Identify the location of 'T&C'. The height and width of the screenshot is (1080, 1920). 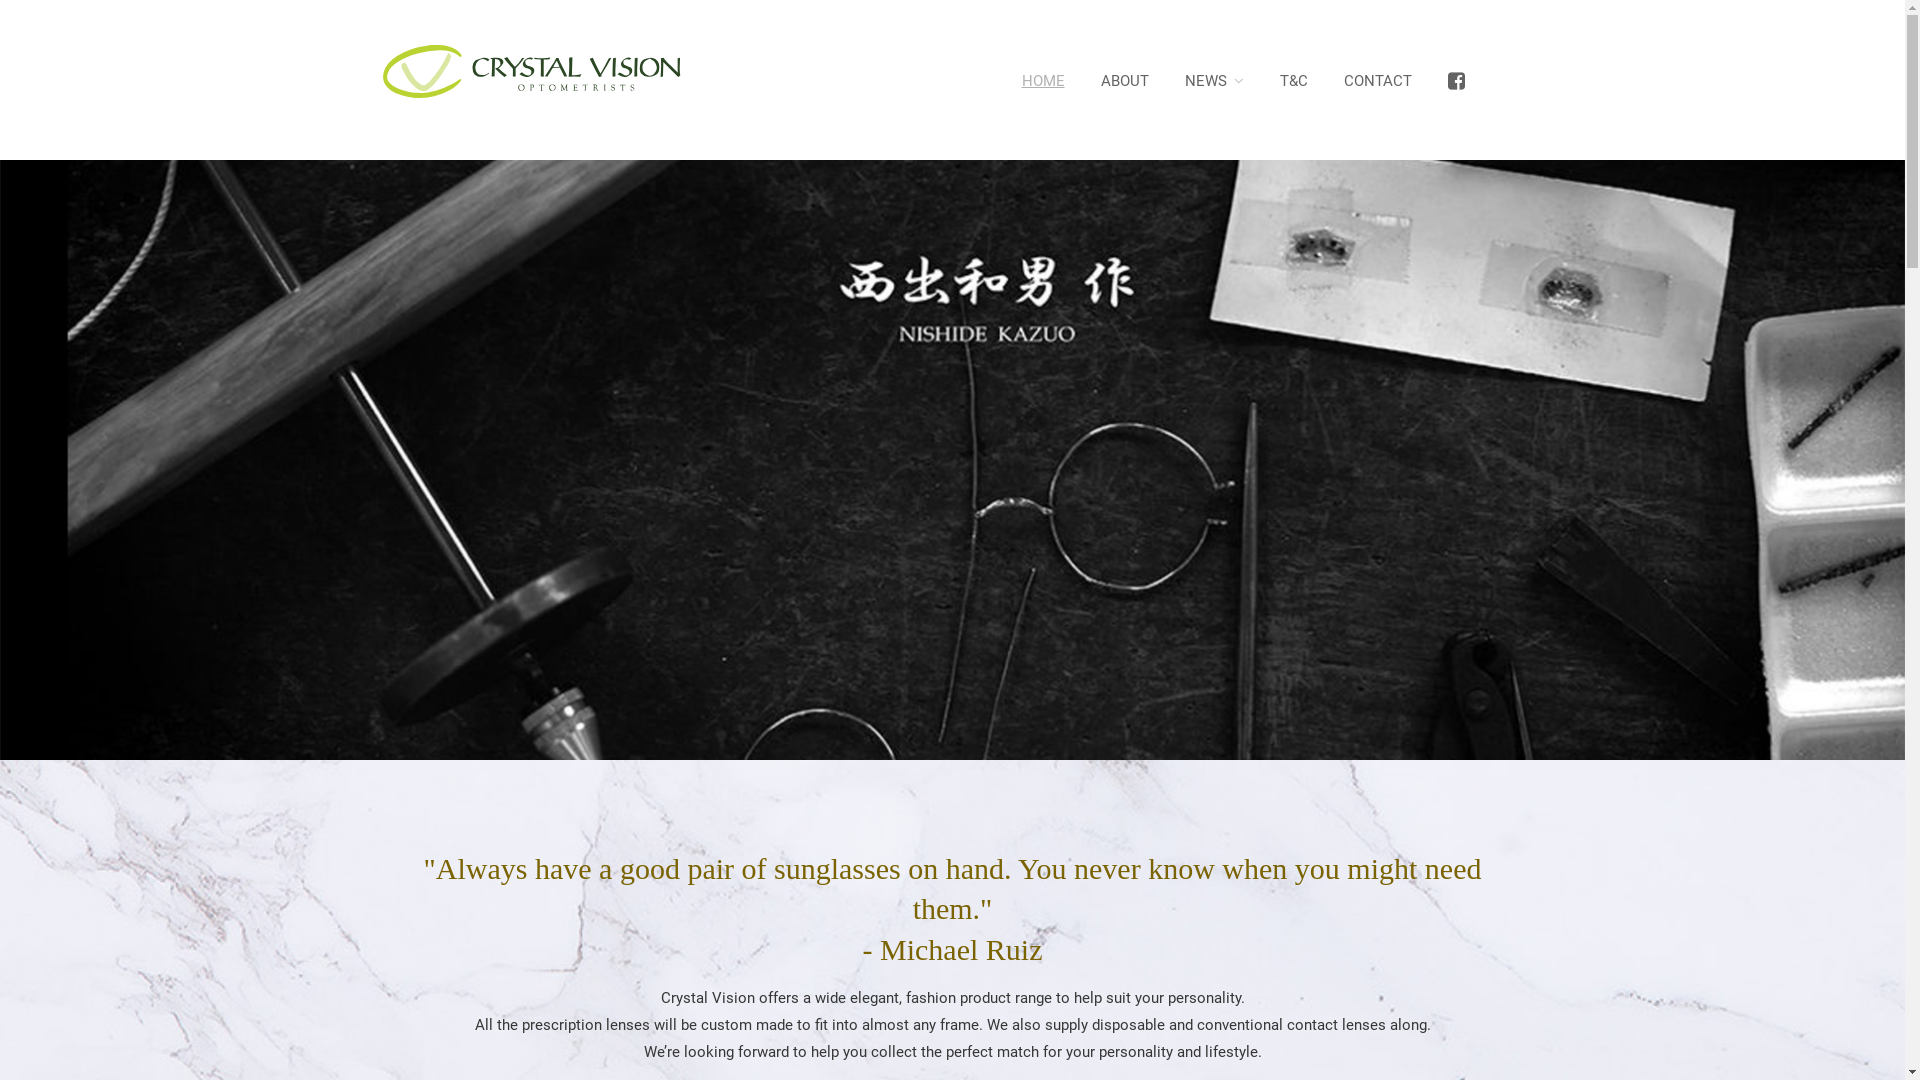
(1294, 80).